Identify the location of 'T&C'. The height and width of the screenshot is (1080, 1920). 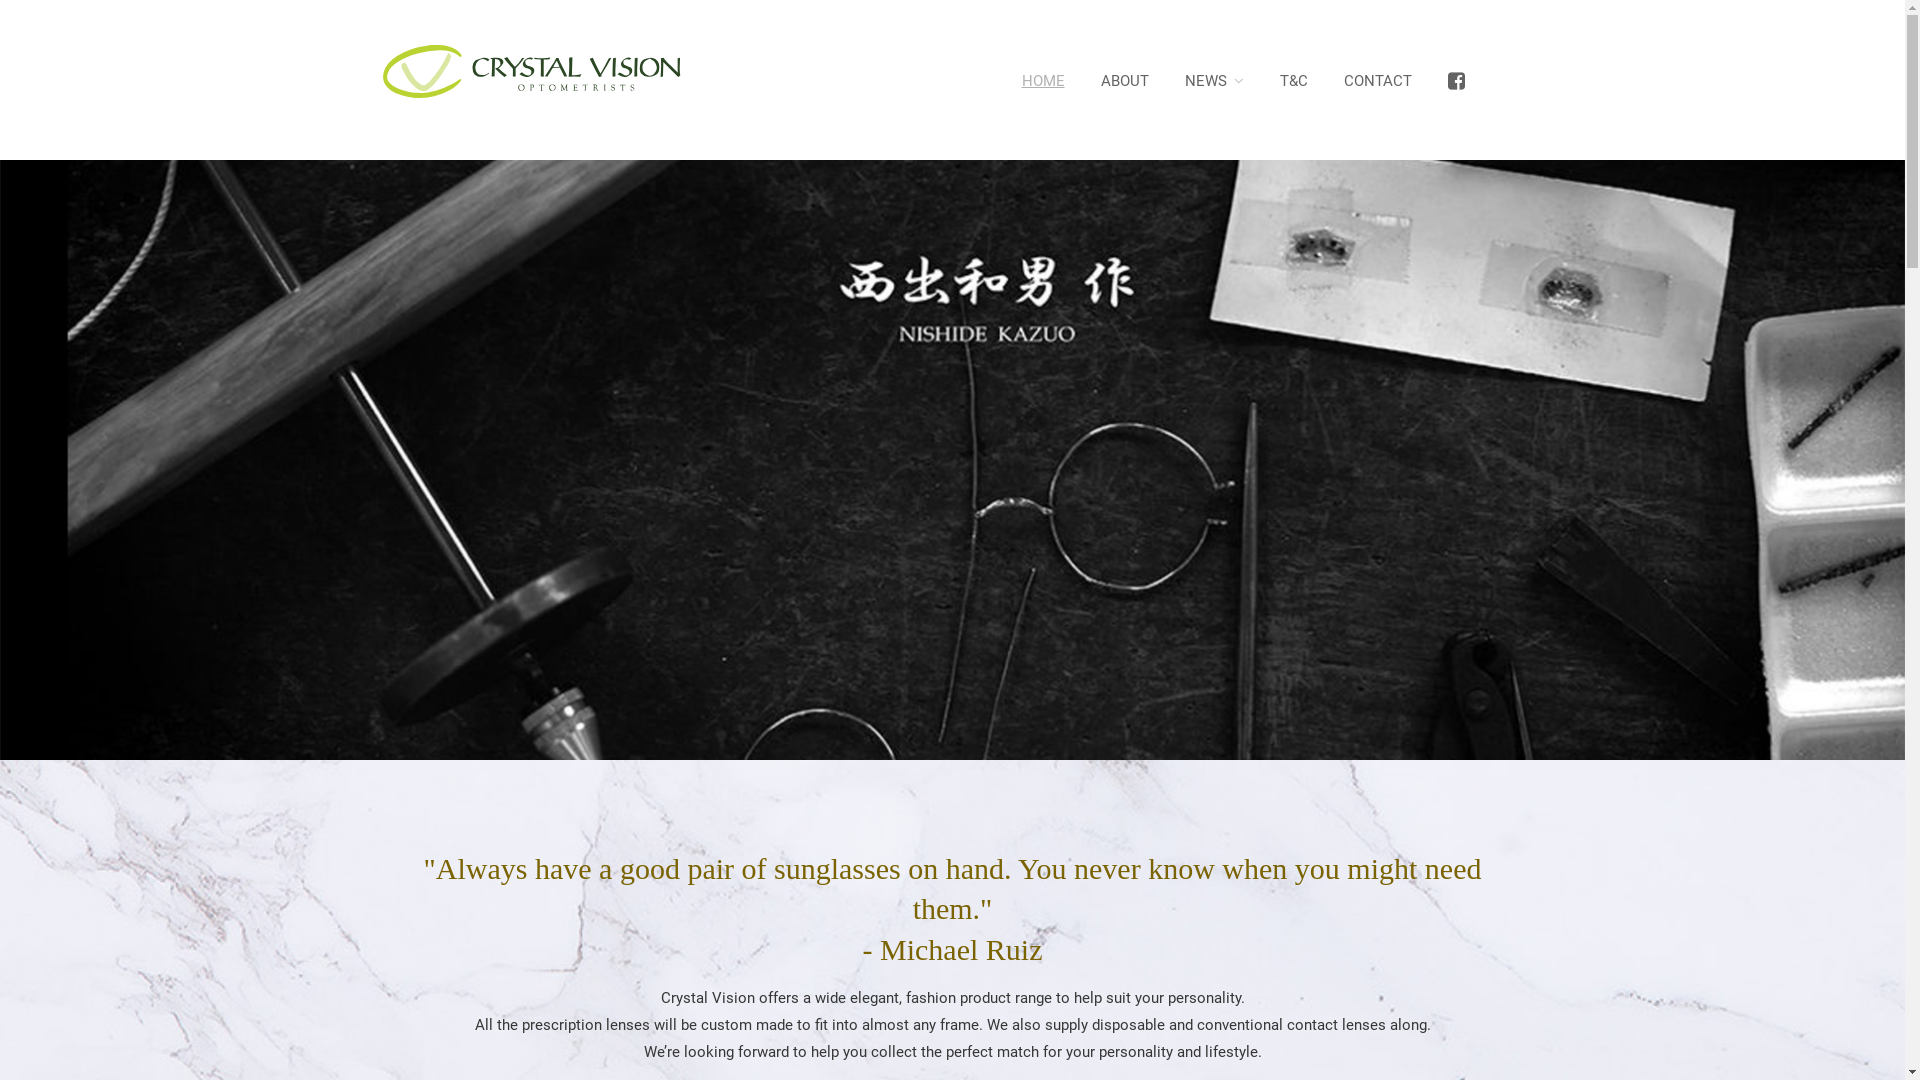
(1294, 80).